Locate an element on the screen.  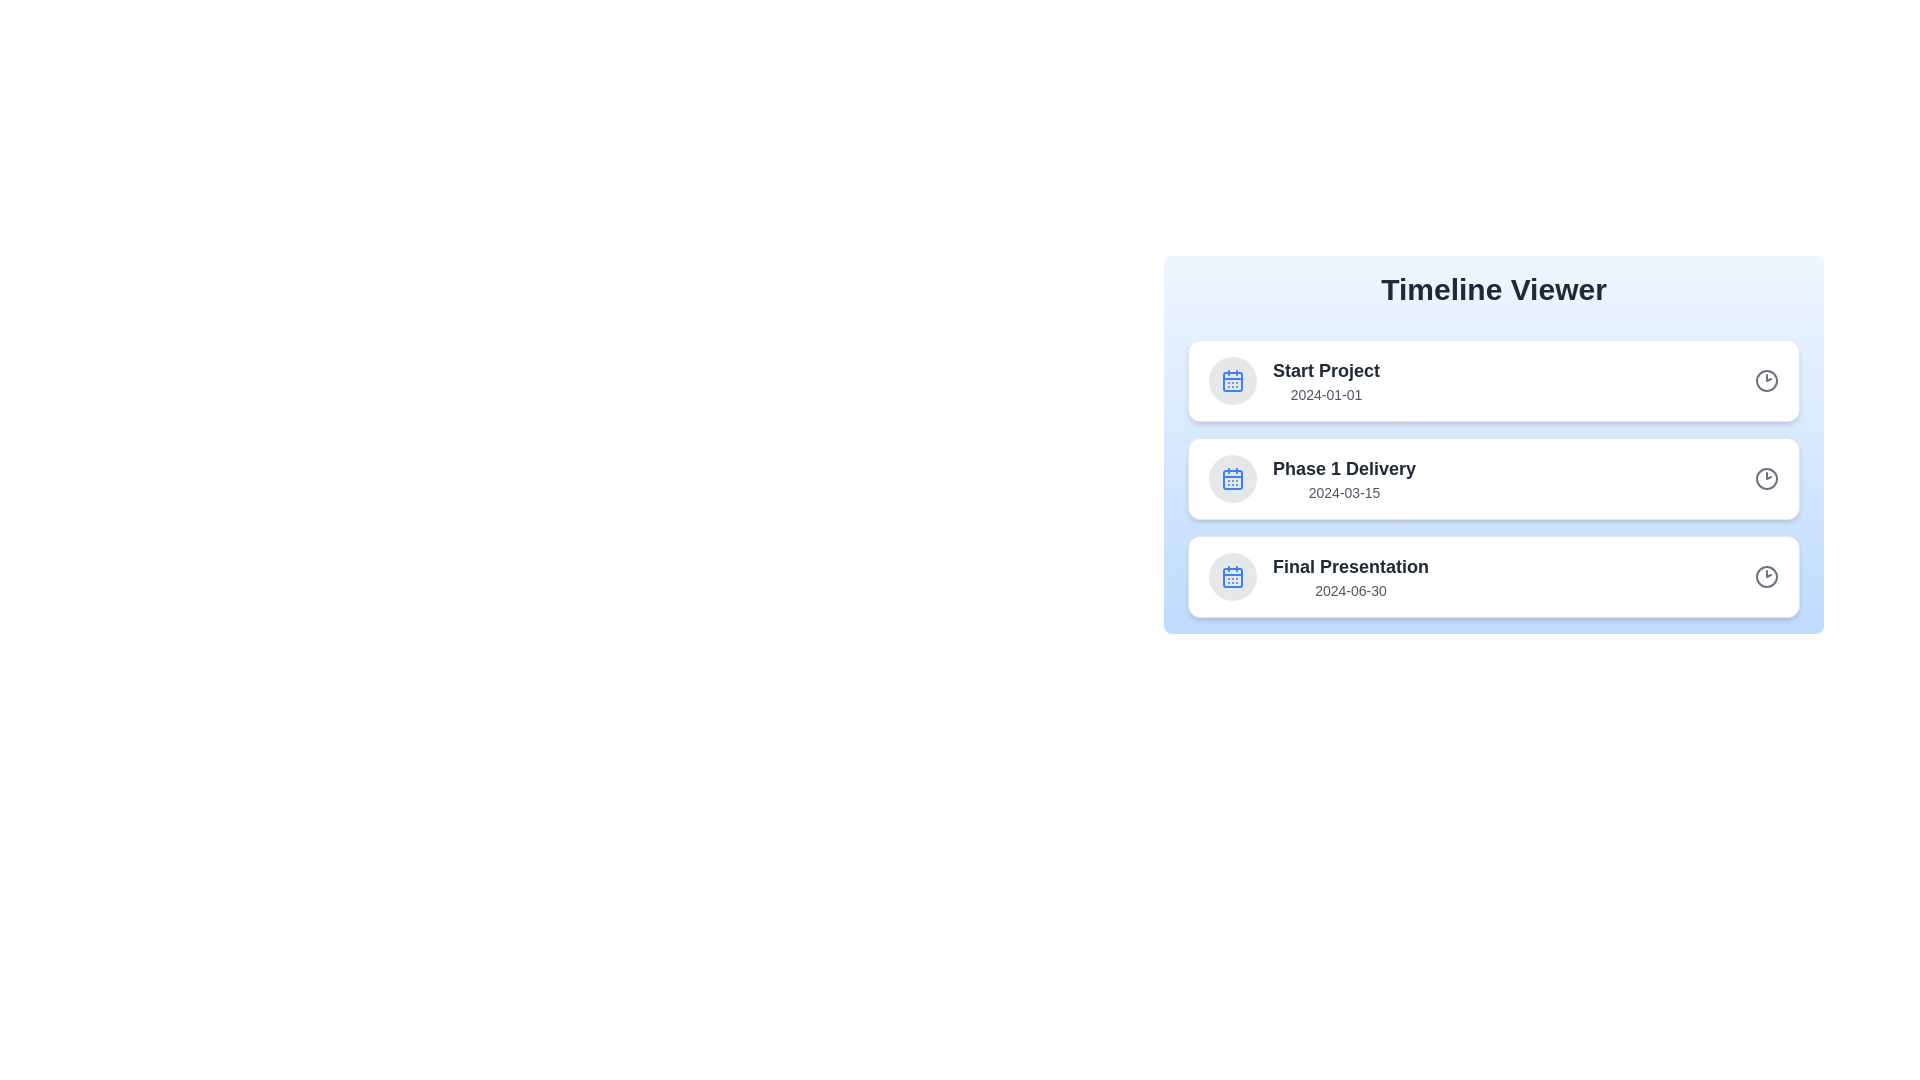
the small square-shaped decorative element with rounded corners and light blue fill, which is part of the calendar icon located at the left side of the second list item in the 'Timeline Viewer' interface is located at coordinates (1232, 479).